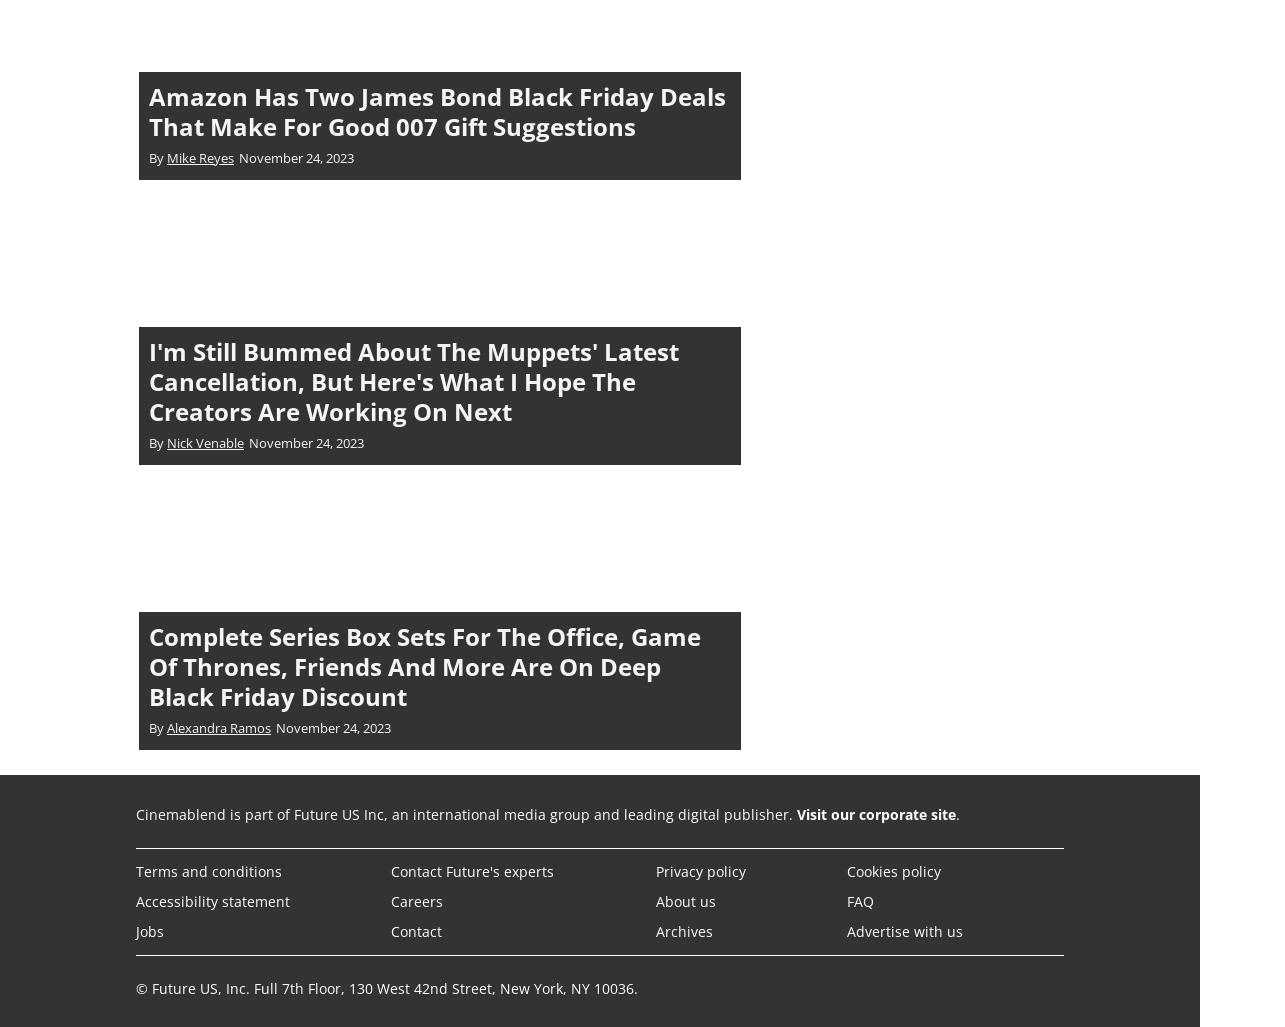  Describe the element at coordinates (386, 986) in the screenshot. I see `'©
Future US, Inc. Full 7th Floor, 130 West 42nd Street,
New York,
NY 10036.'` at that location.